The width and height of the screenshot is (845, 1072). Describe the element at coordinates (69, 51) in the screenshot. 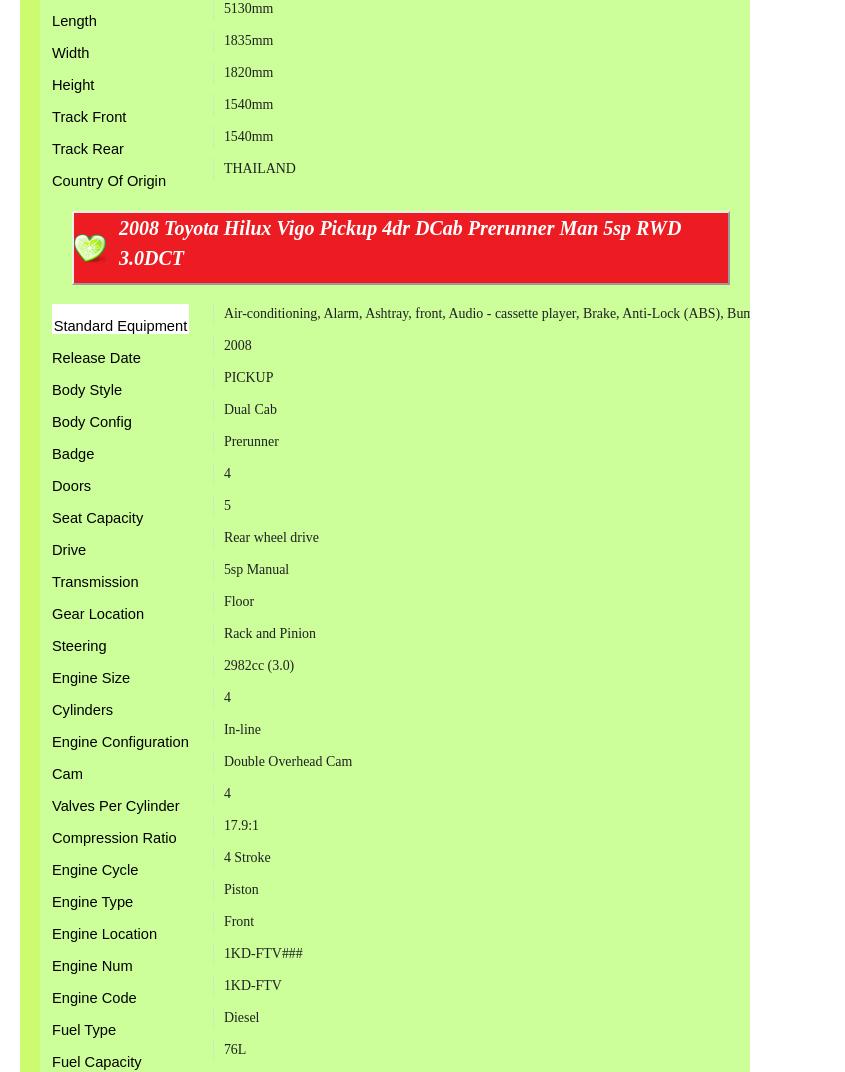

I see `'Width'` at that location.